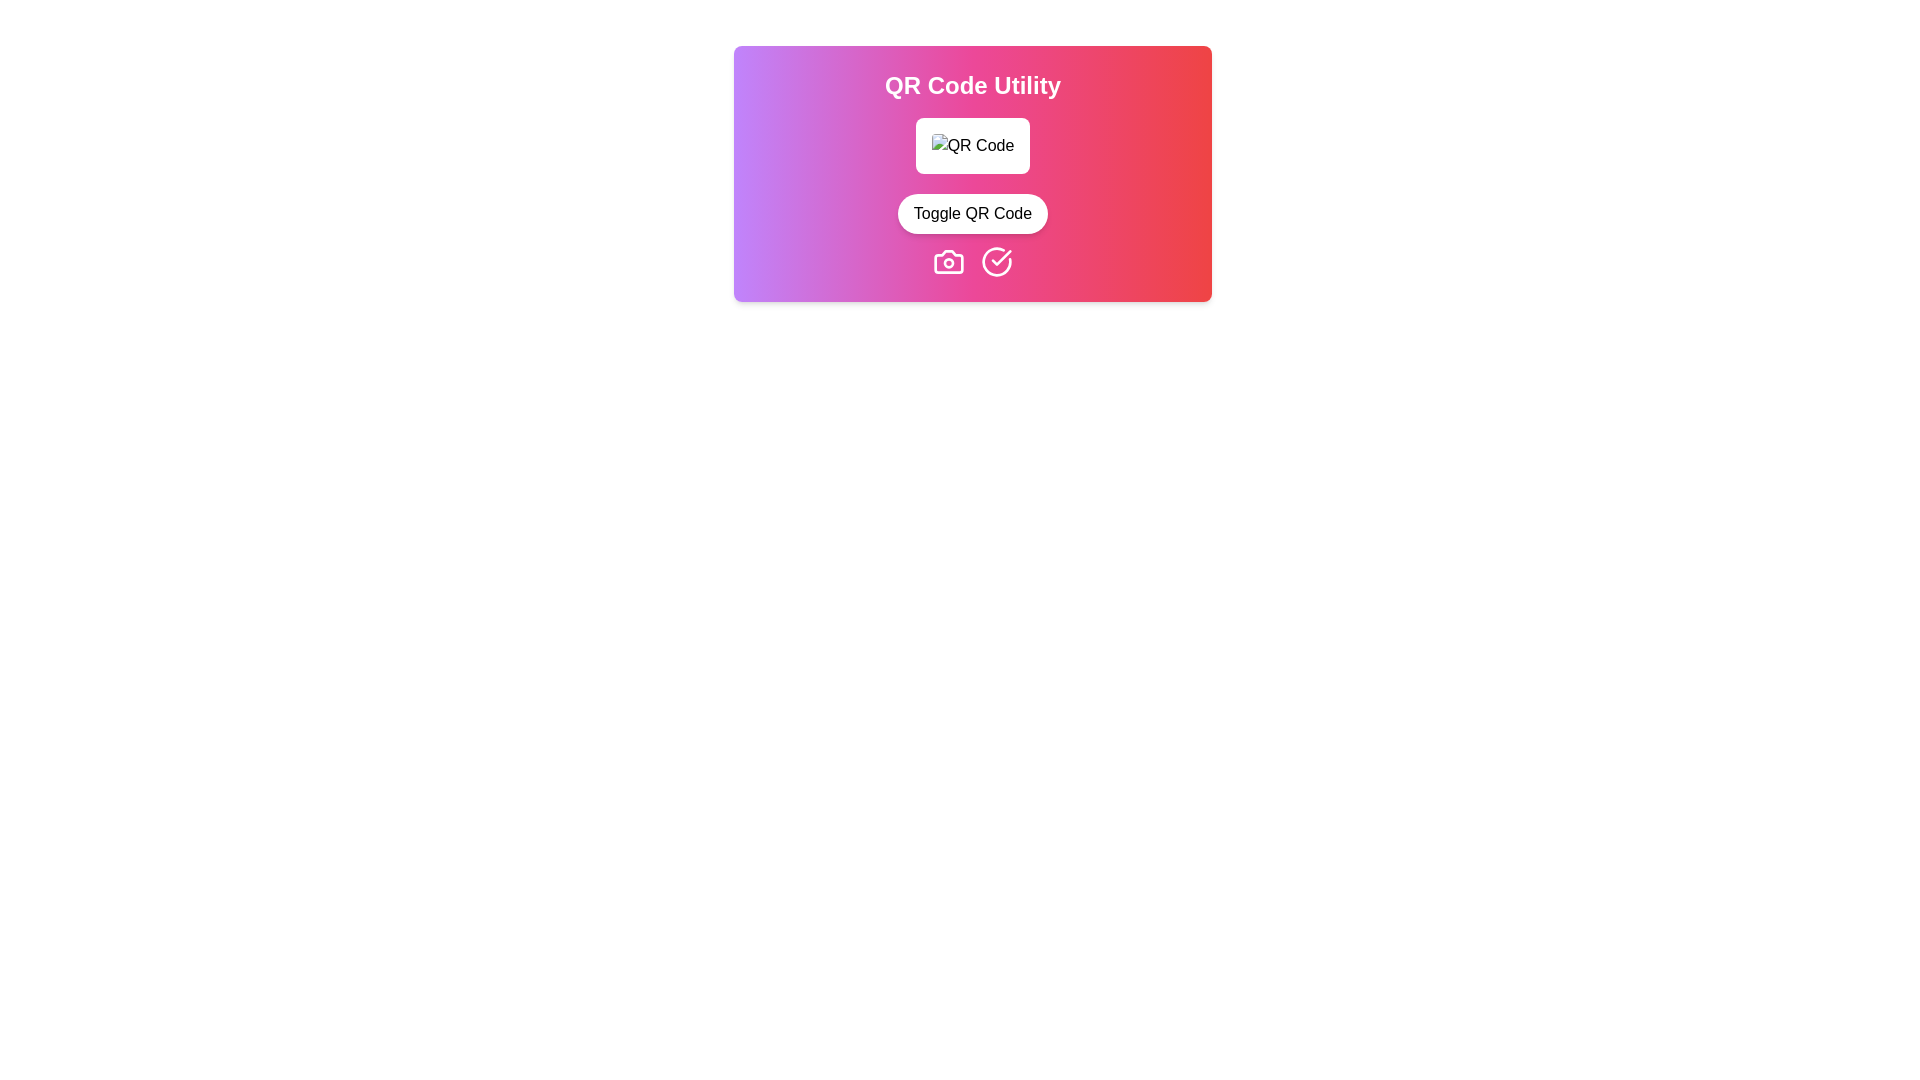  Describe the element at coordinates (948, 260) in the screenshot. I see `the camera icon located to the left of the checkmark icon in the 'QR Code Utility' section` at that location.